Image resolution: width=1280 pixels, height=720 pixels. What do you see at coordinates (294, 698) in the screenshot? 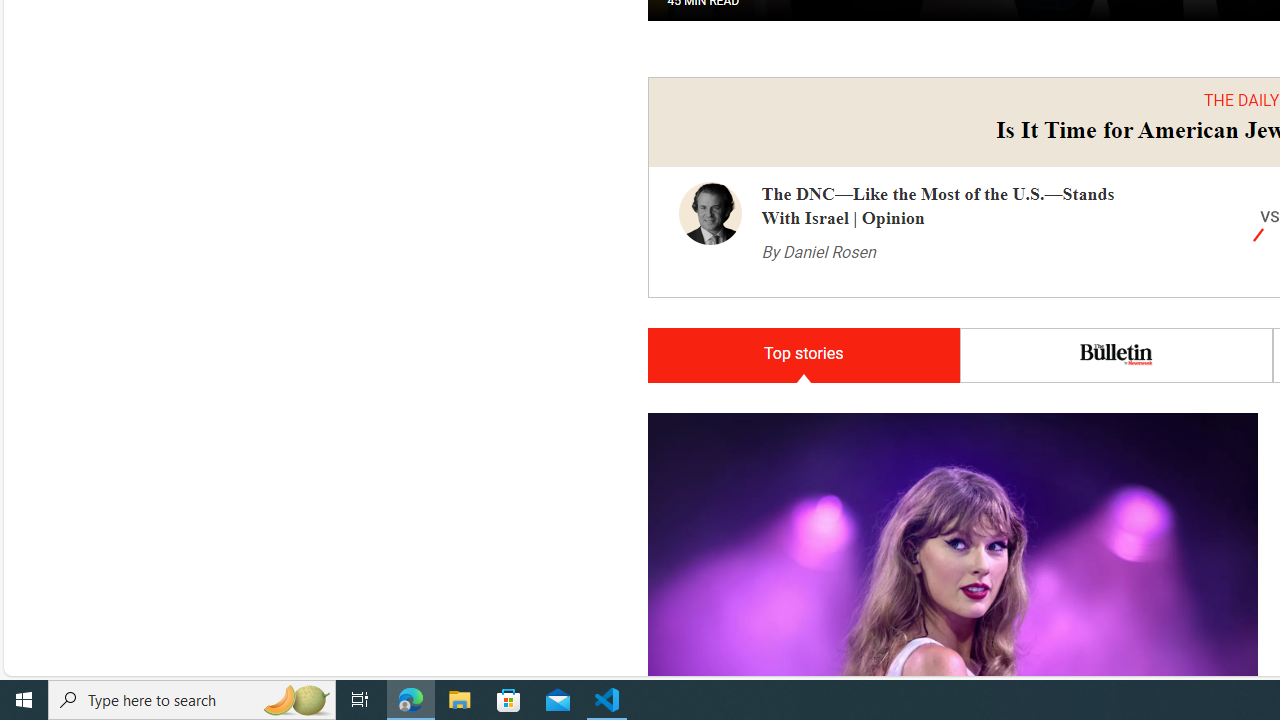
I see `'Search highlights icon opens search home window'` at bounding box center [294, 698].